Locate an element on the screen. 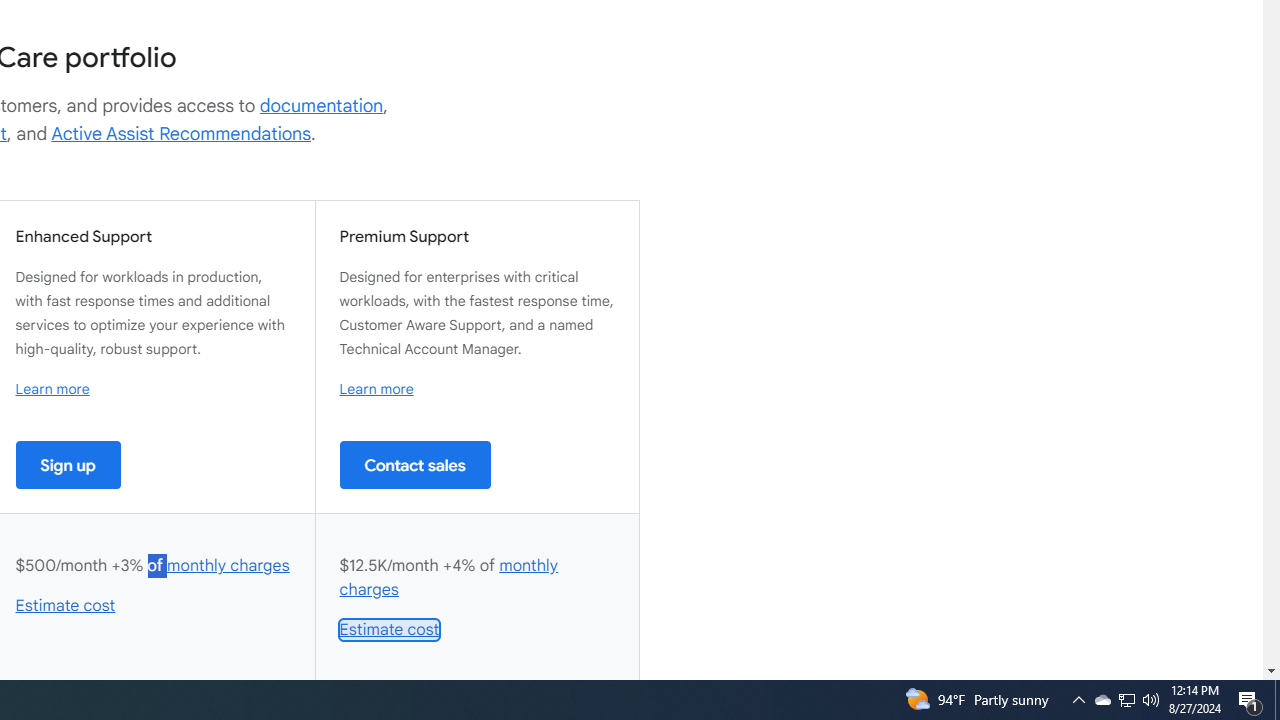  'Contact sales' is located at coordinates (414, 464).